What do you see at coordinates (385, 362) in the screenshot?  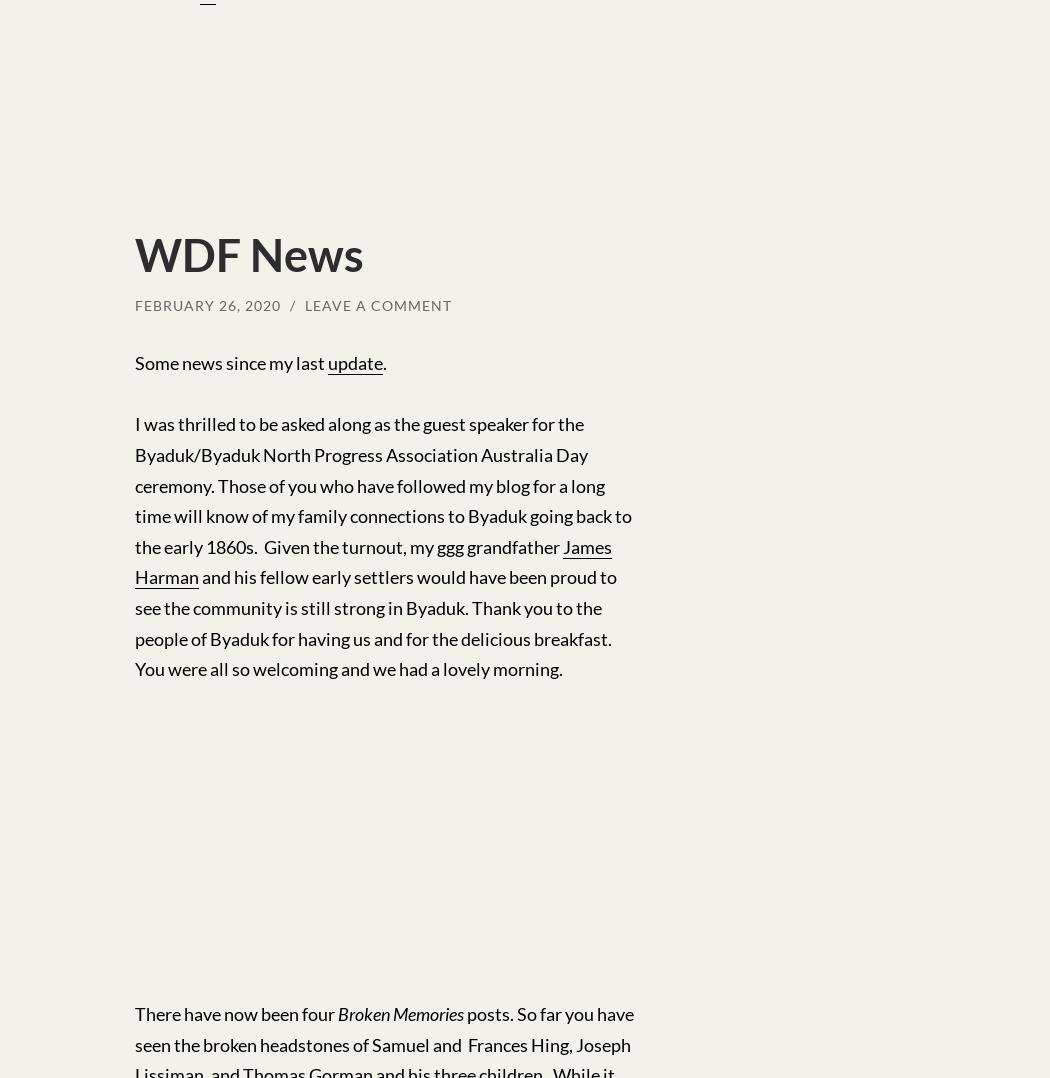 I see `'.'` at bounding box center [385, 362].